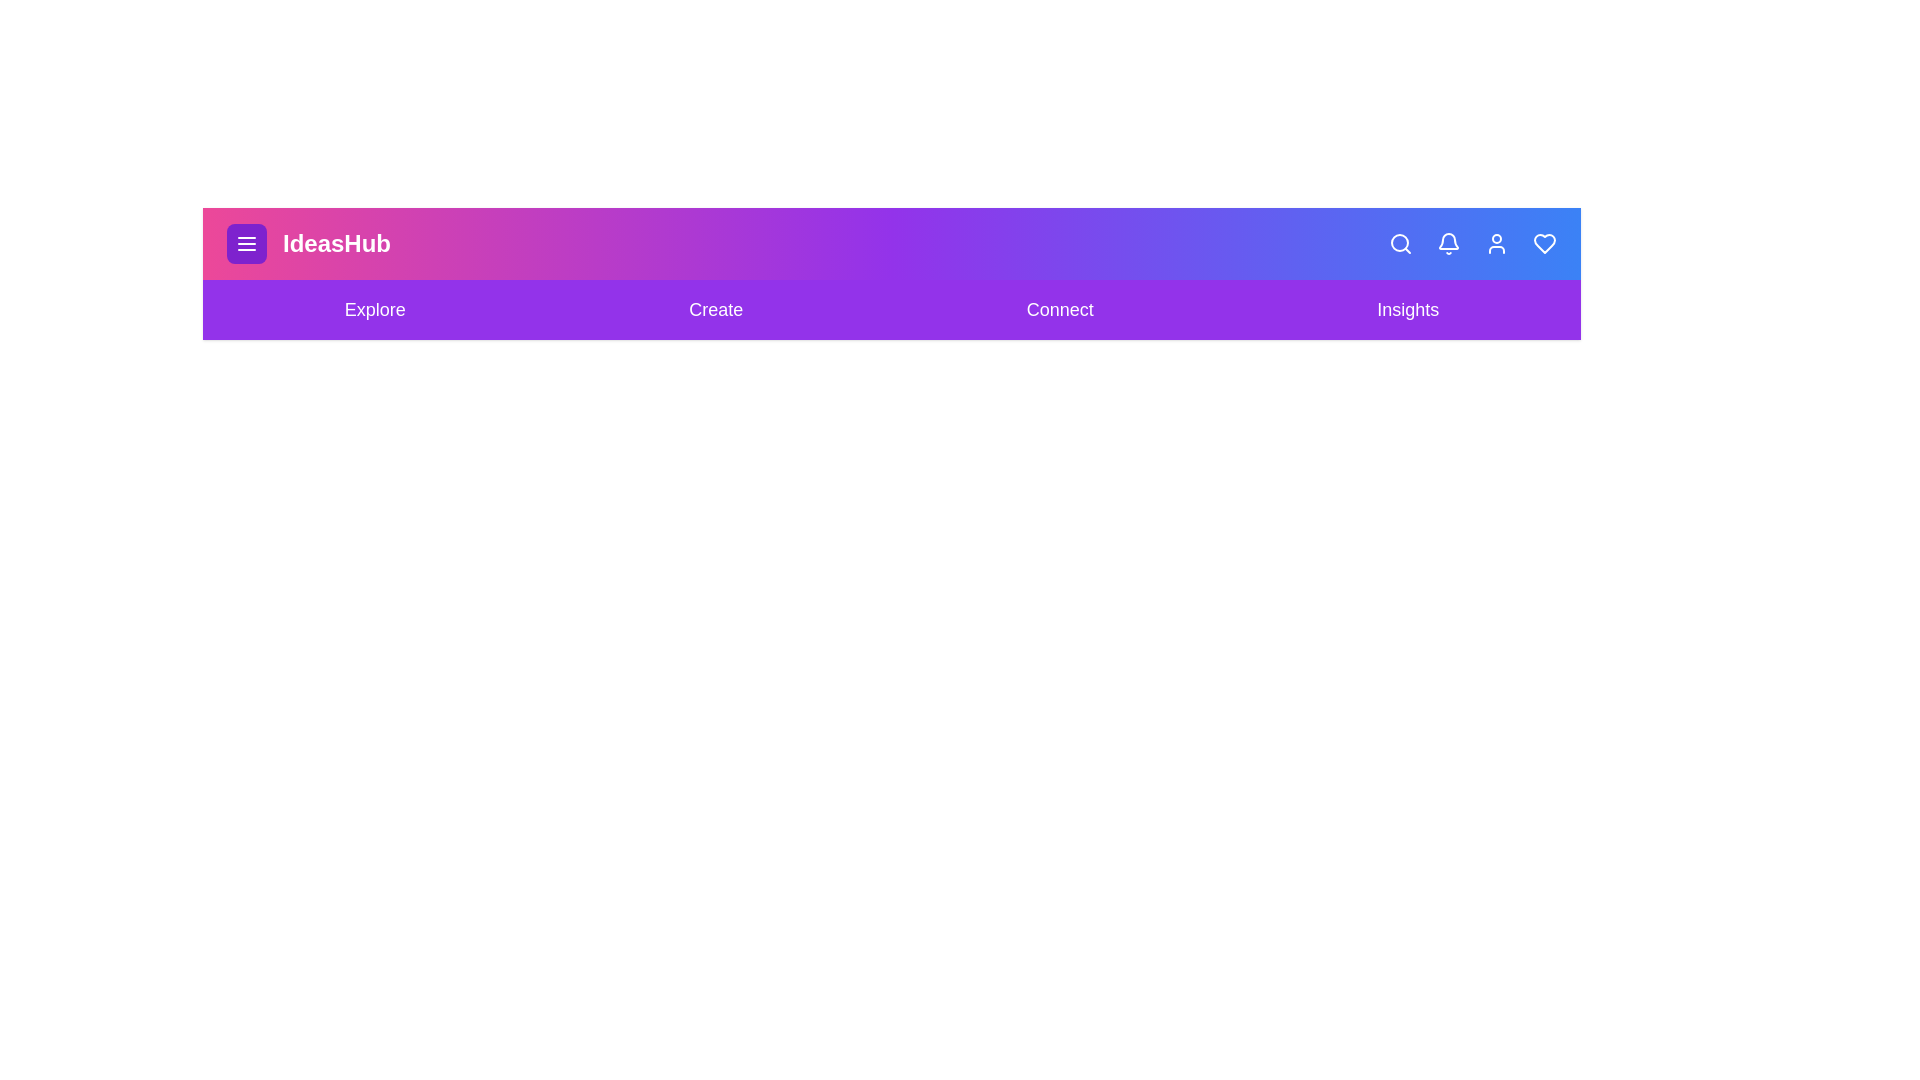 The image size is (1920, 1080). What do you see at coordinates (1406, 309) in the screenshot?
I see `the Insights navigation link` at bounding box center [1406, 309].